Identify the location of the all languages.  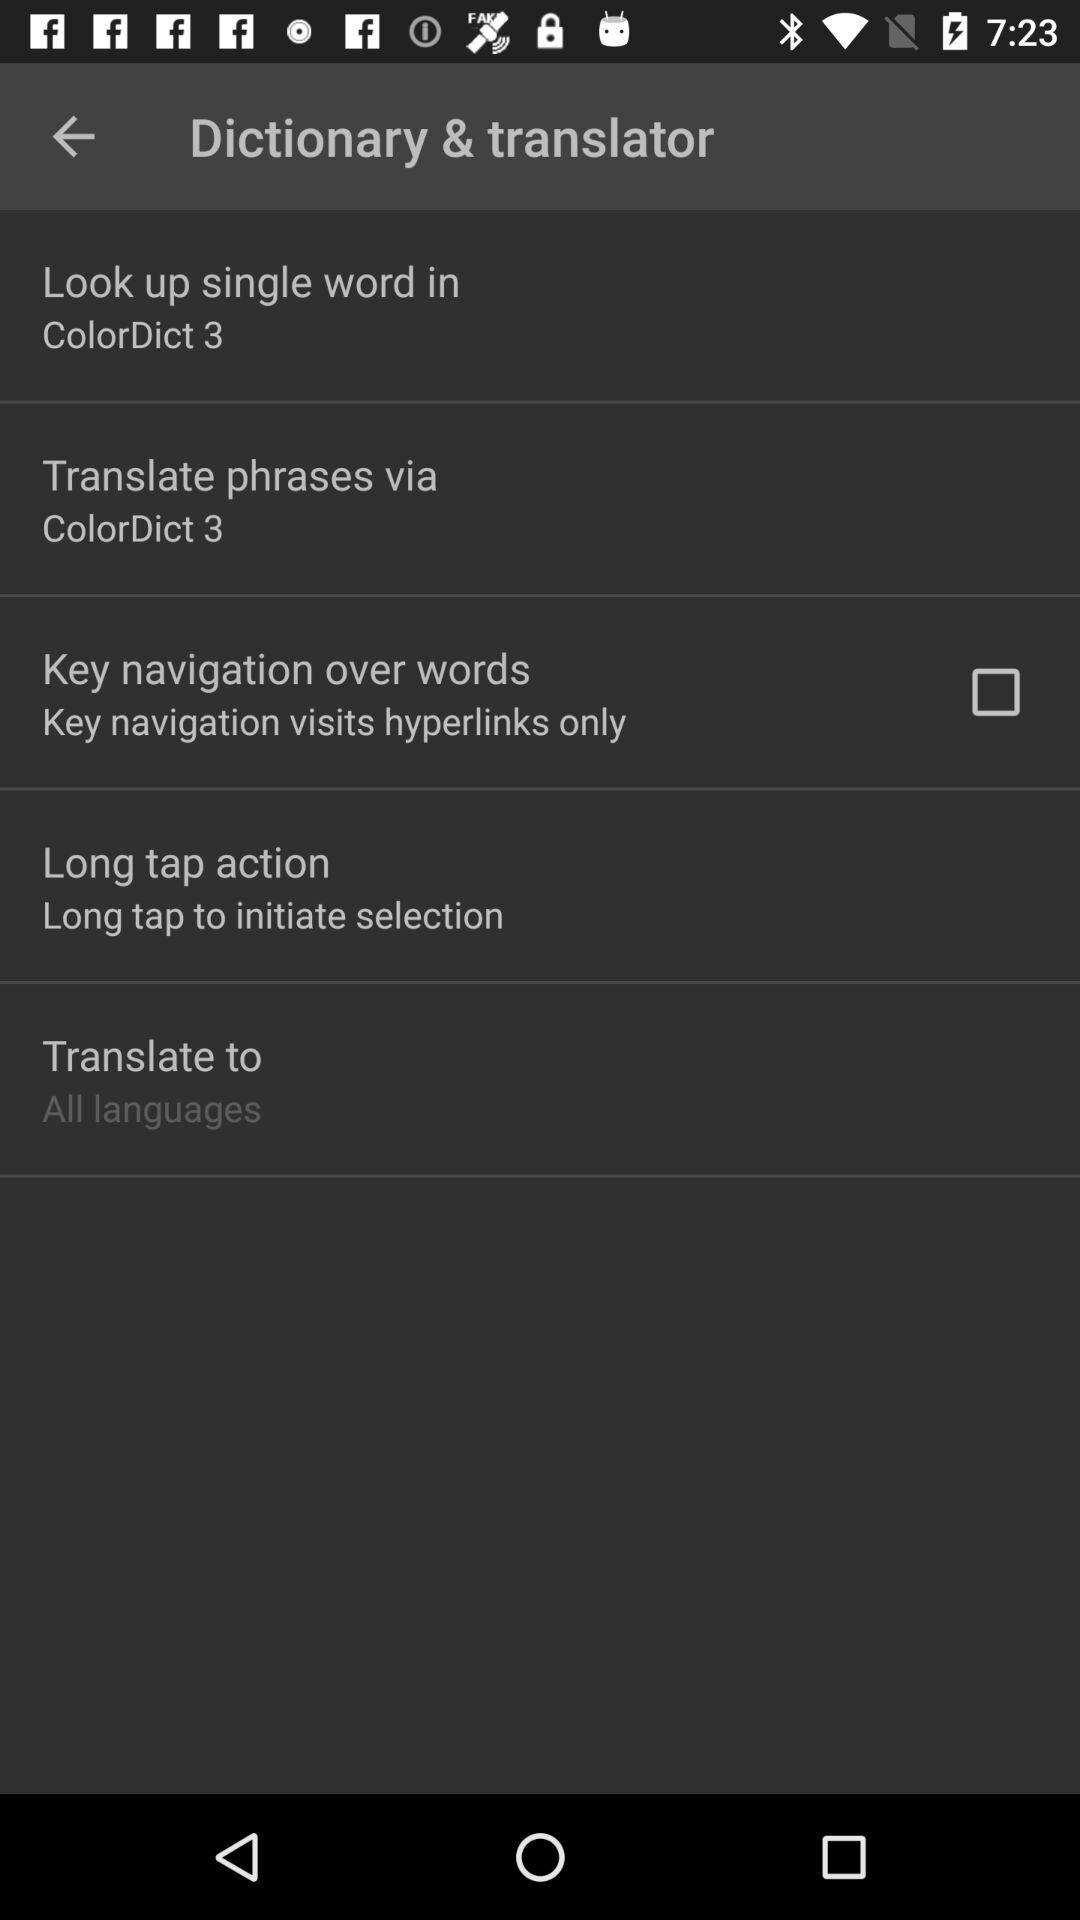
(150, 1106).